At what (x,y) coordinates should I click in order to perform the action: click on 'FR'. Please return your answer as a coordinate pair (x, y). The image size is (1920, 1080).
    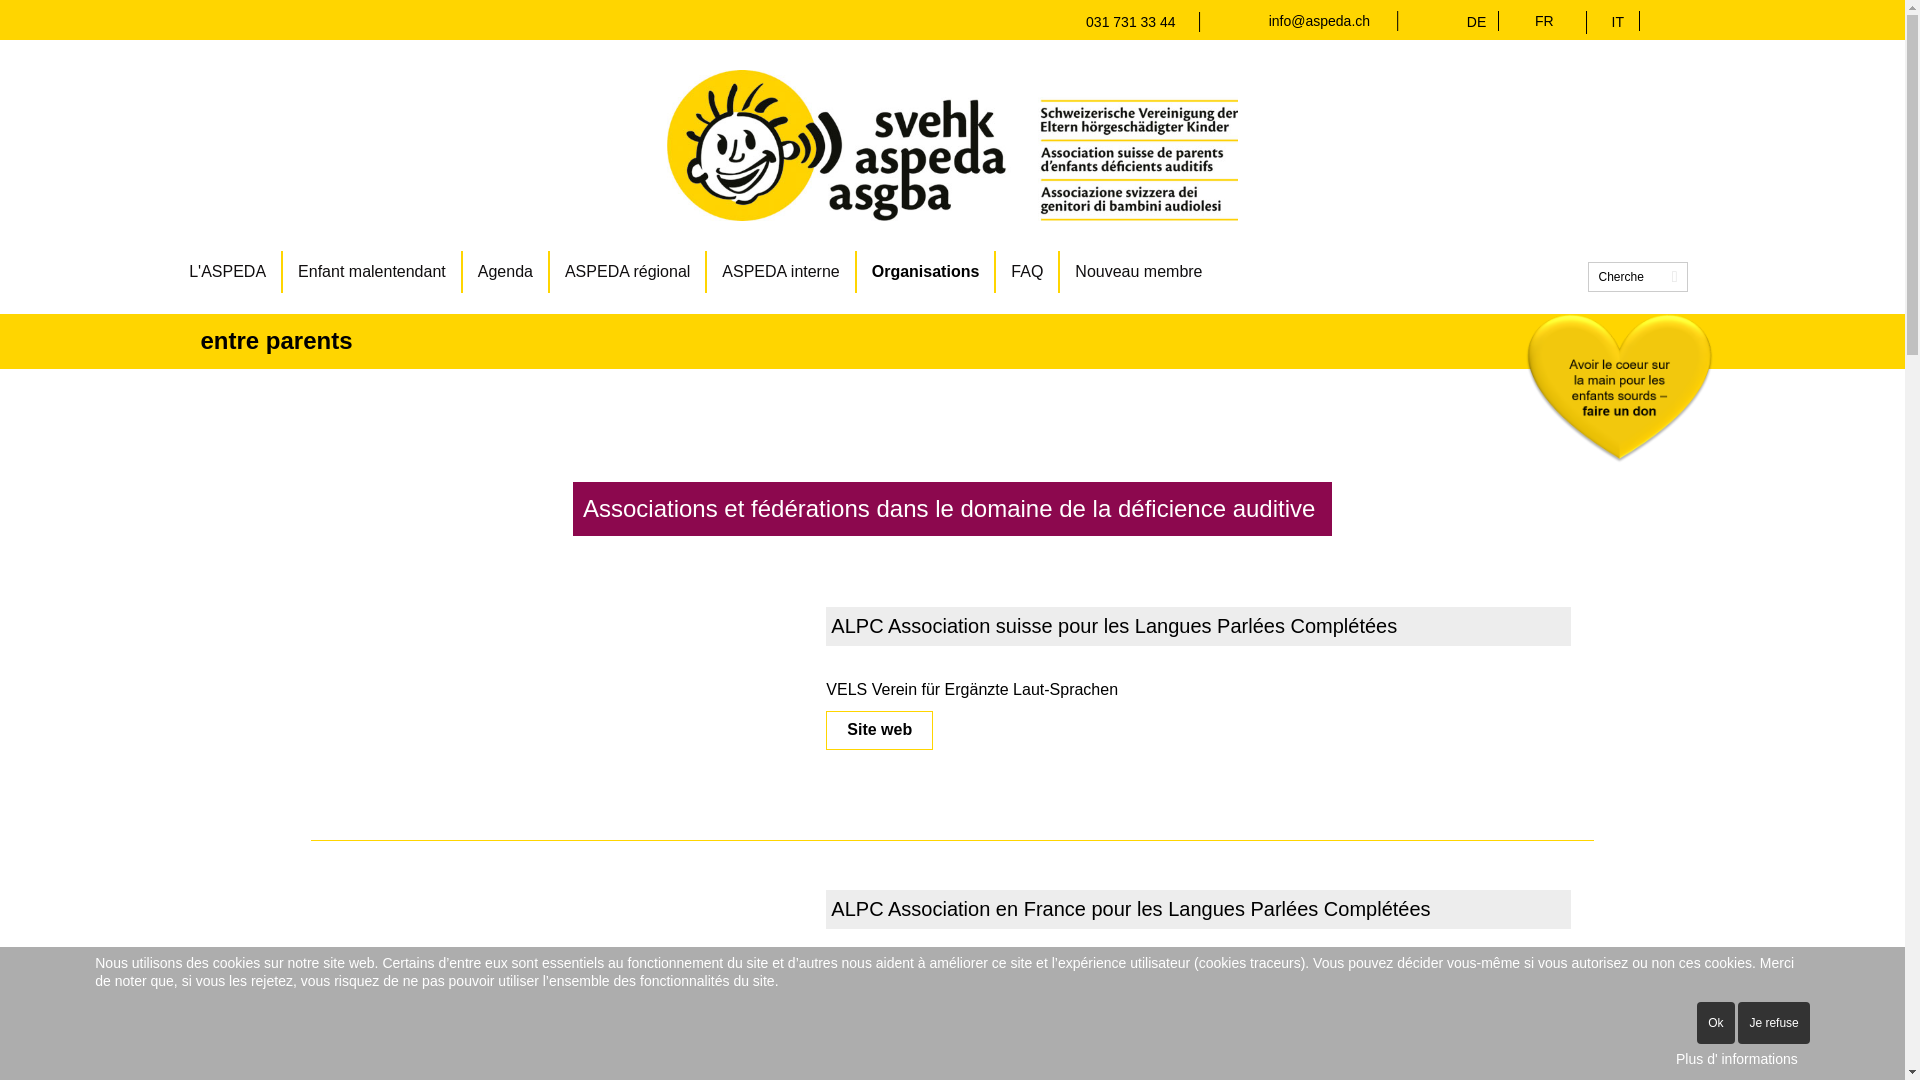
    Looking at the image, I should click on (1543, 20).